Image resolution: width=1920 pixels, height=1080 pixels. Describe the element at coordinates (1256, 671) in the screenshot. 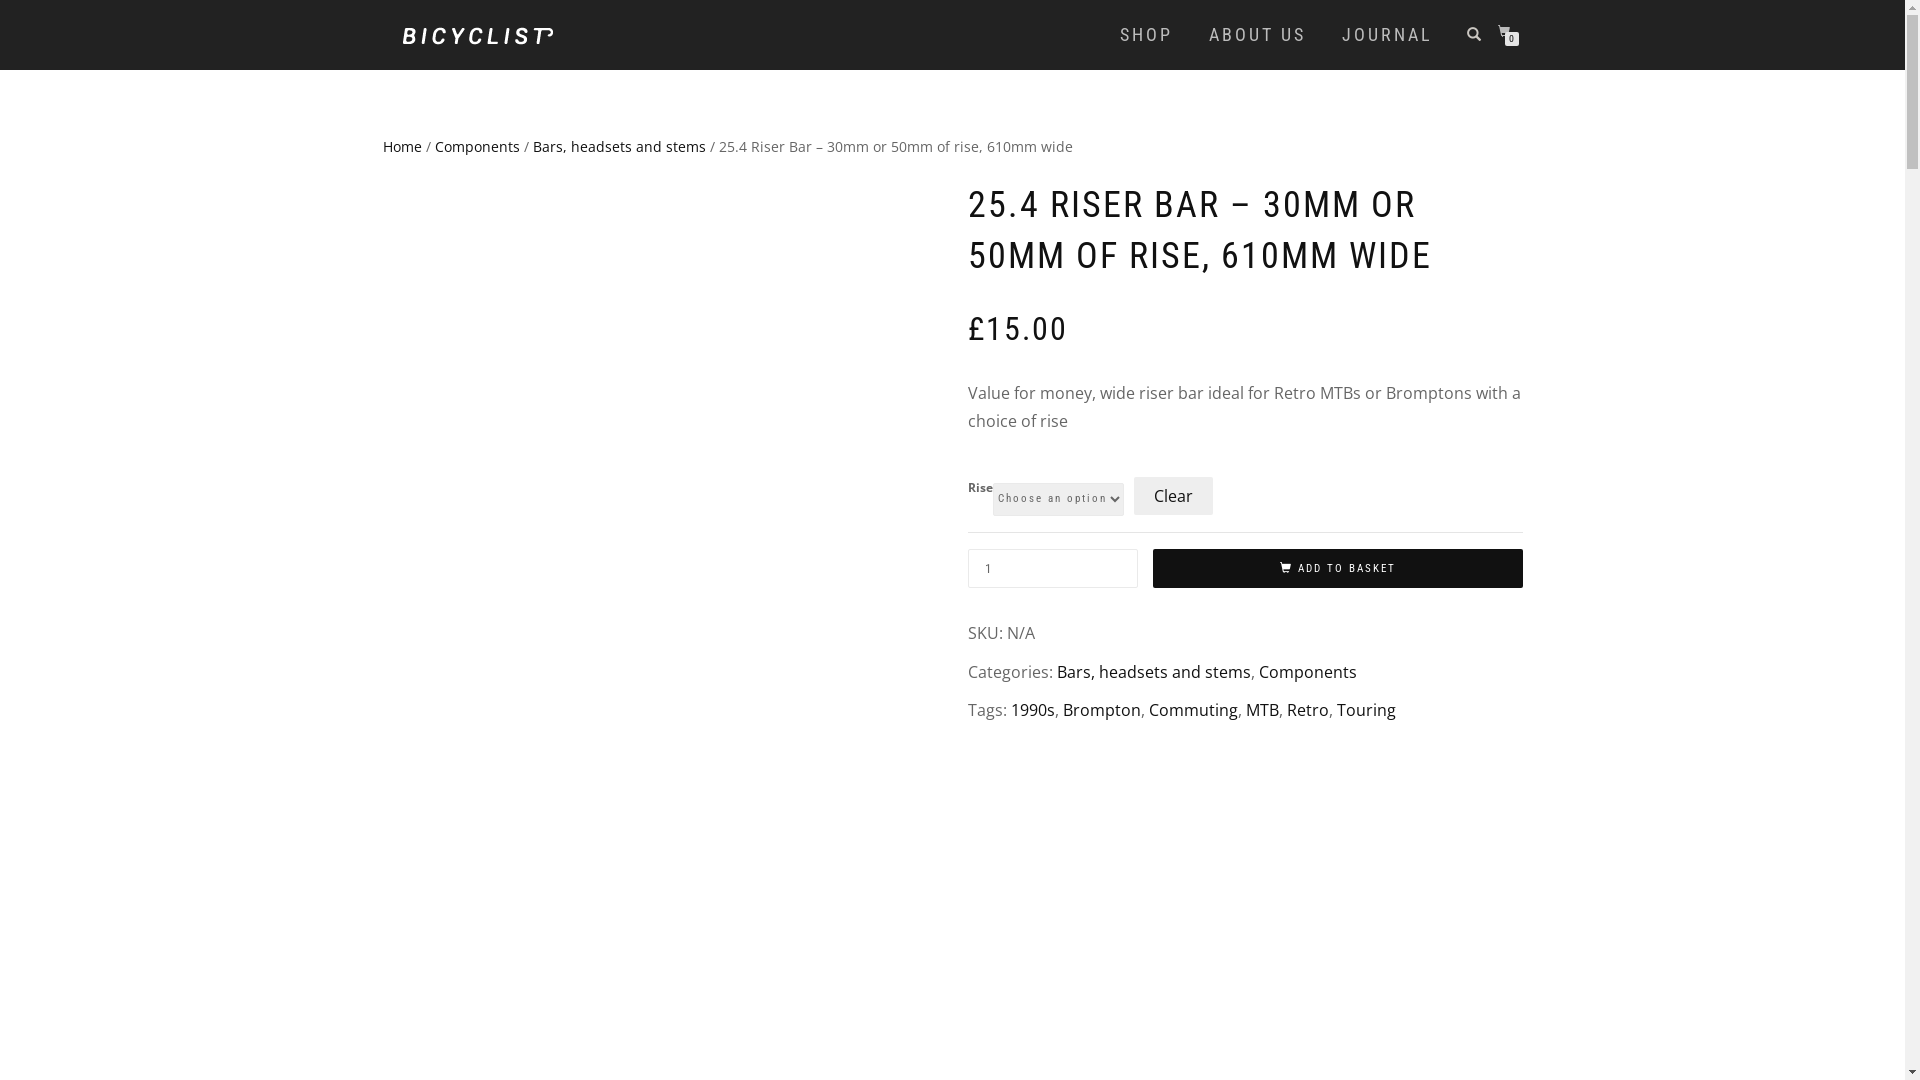

I see `'Components'` at that location.